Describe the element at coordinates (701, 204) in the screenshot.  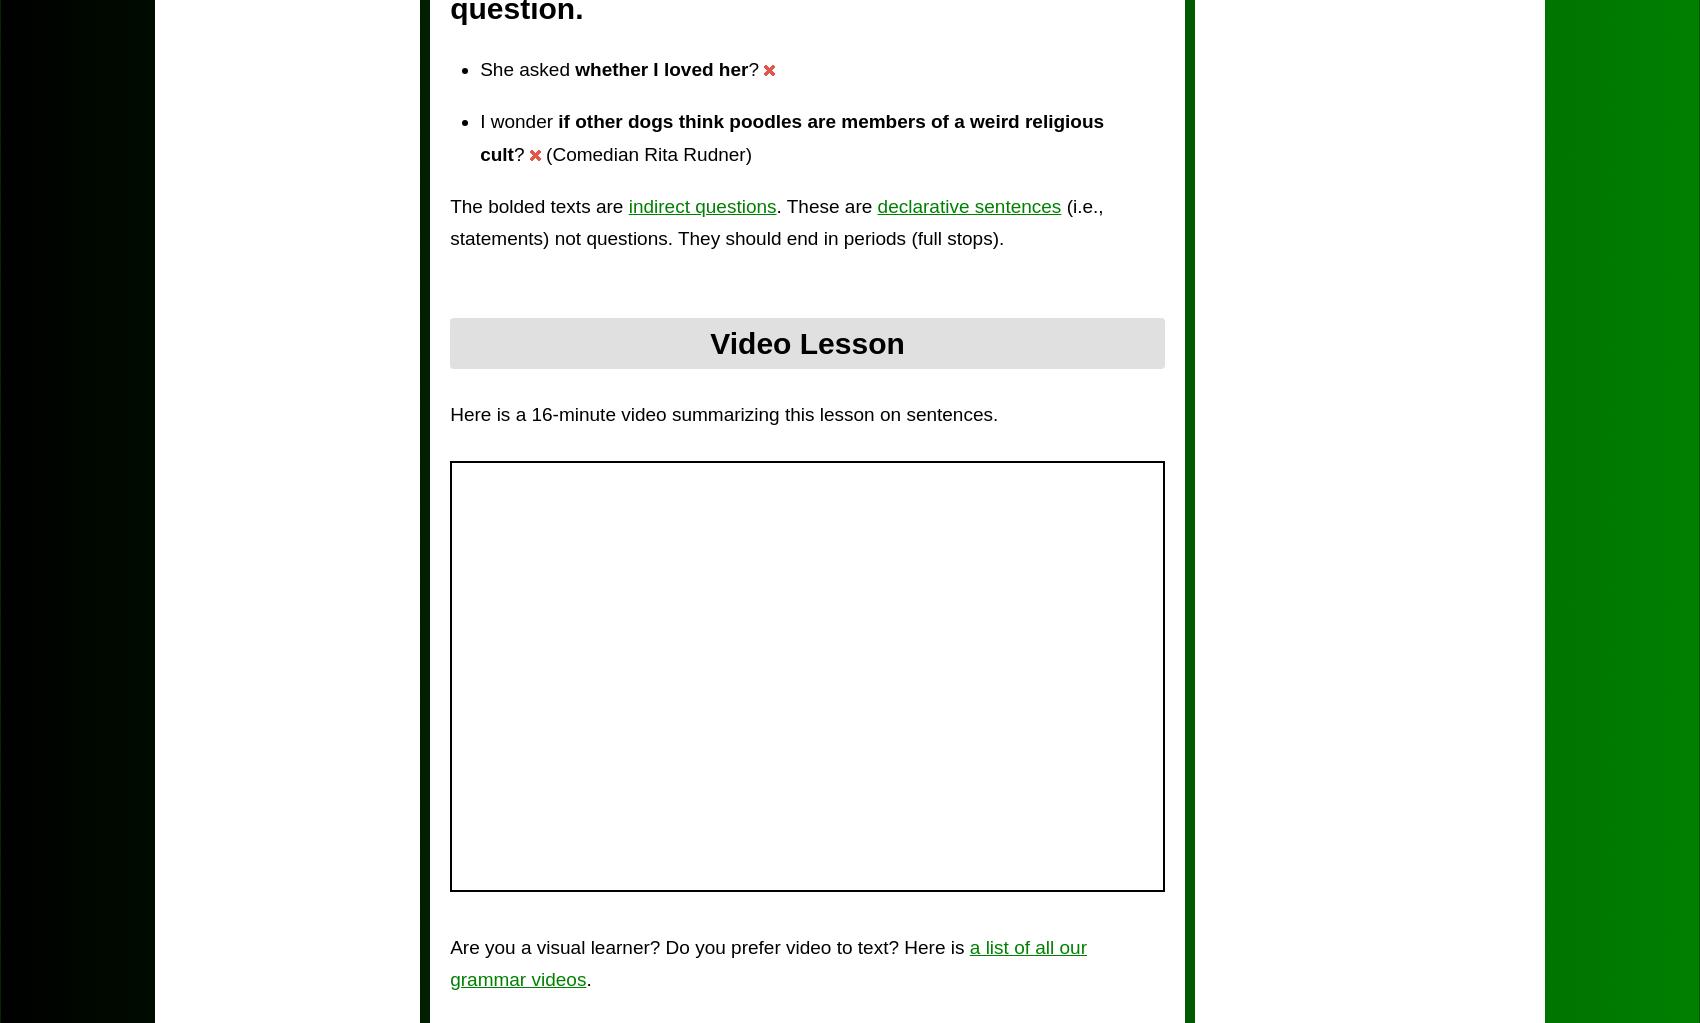
I see `'indirect questions'` at that location.